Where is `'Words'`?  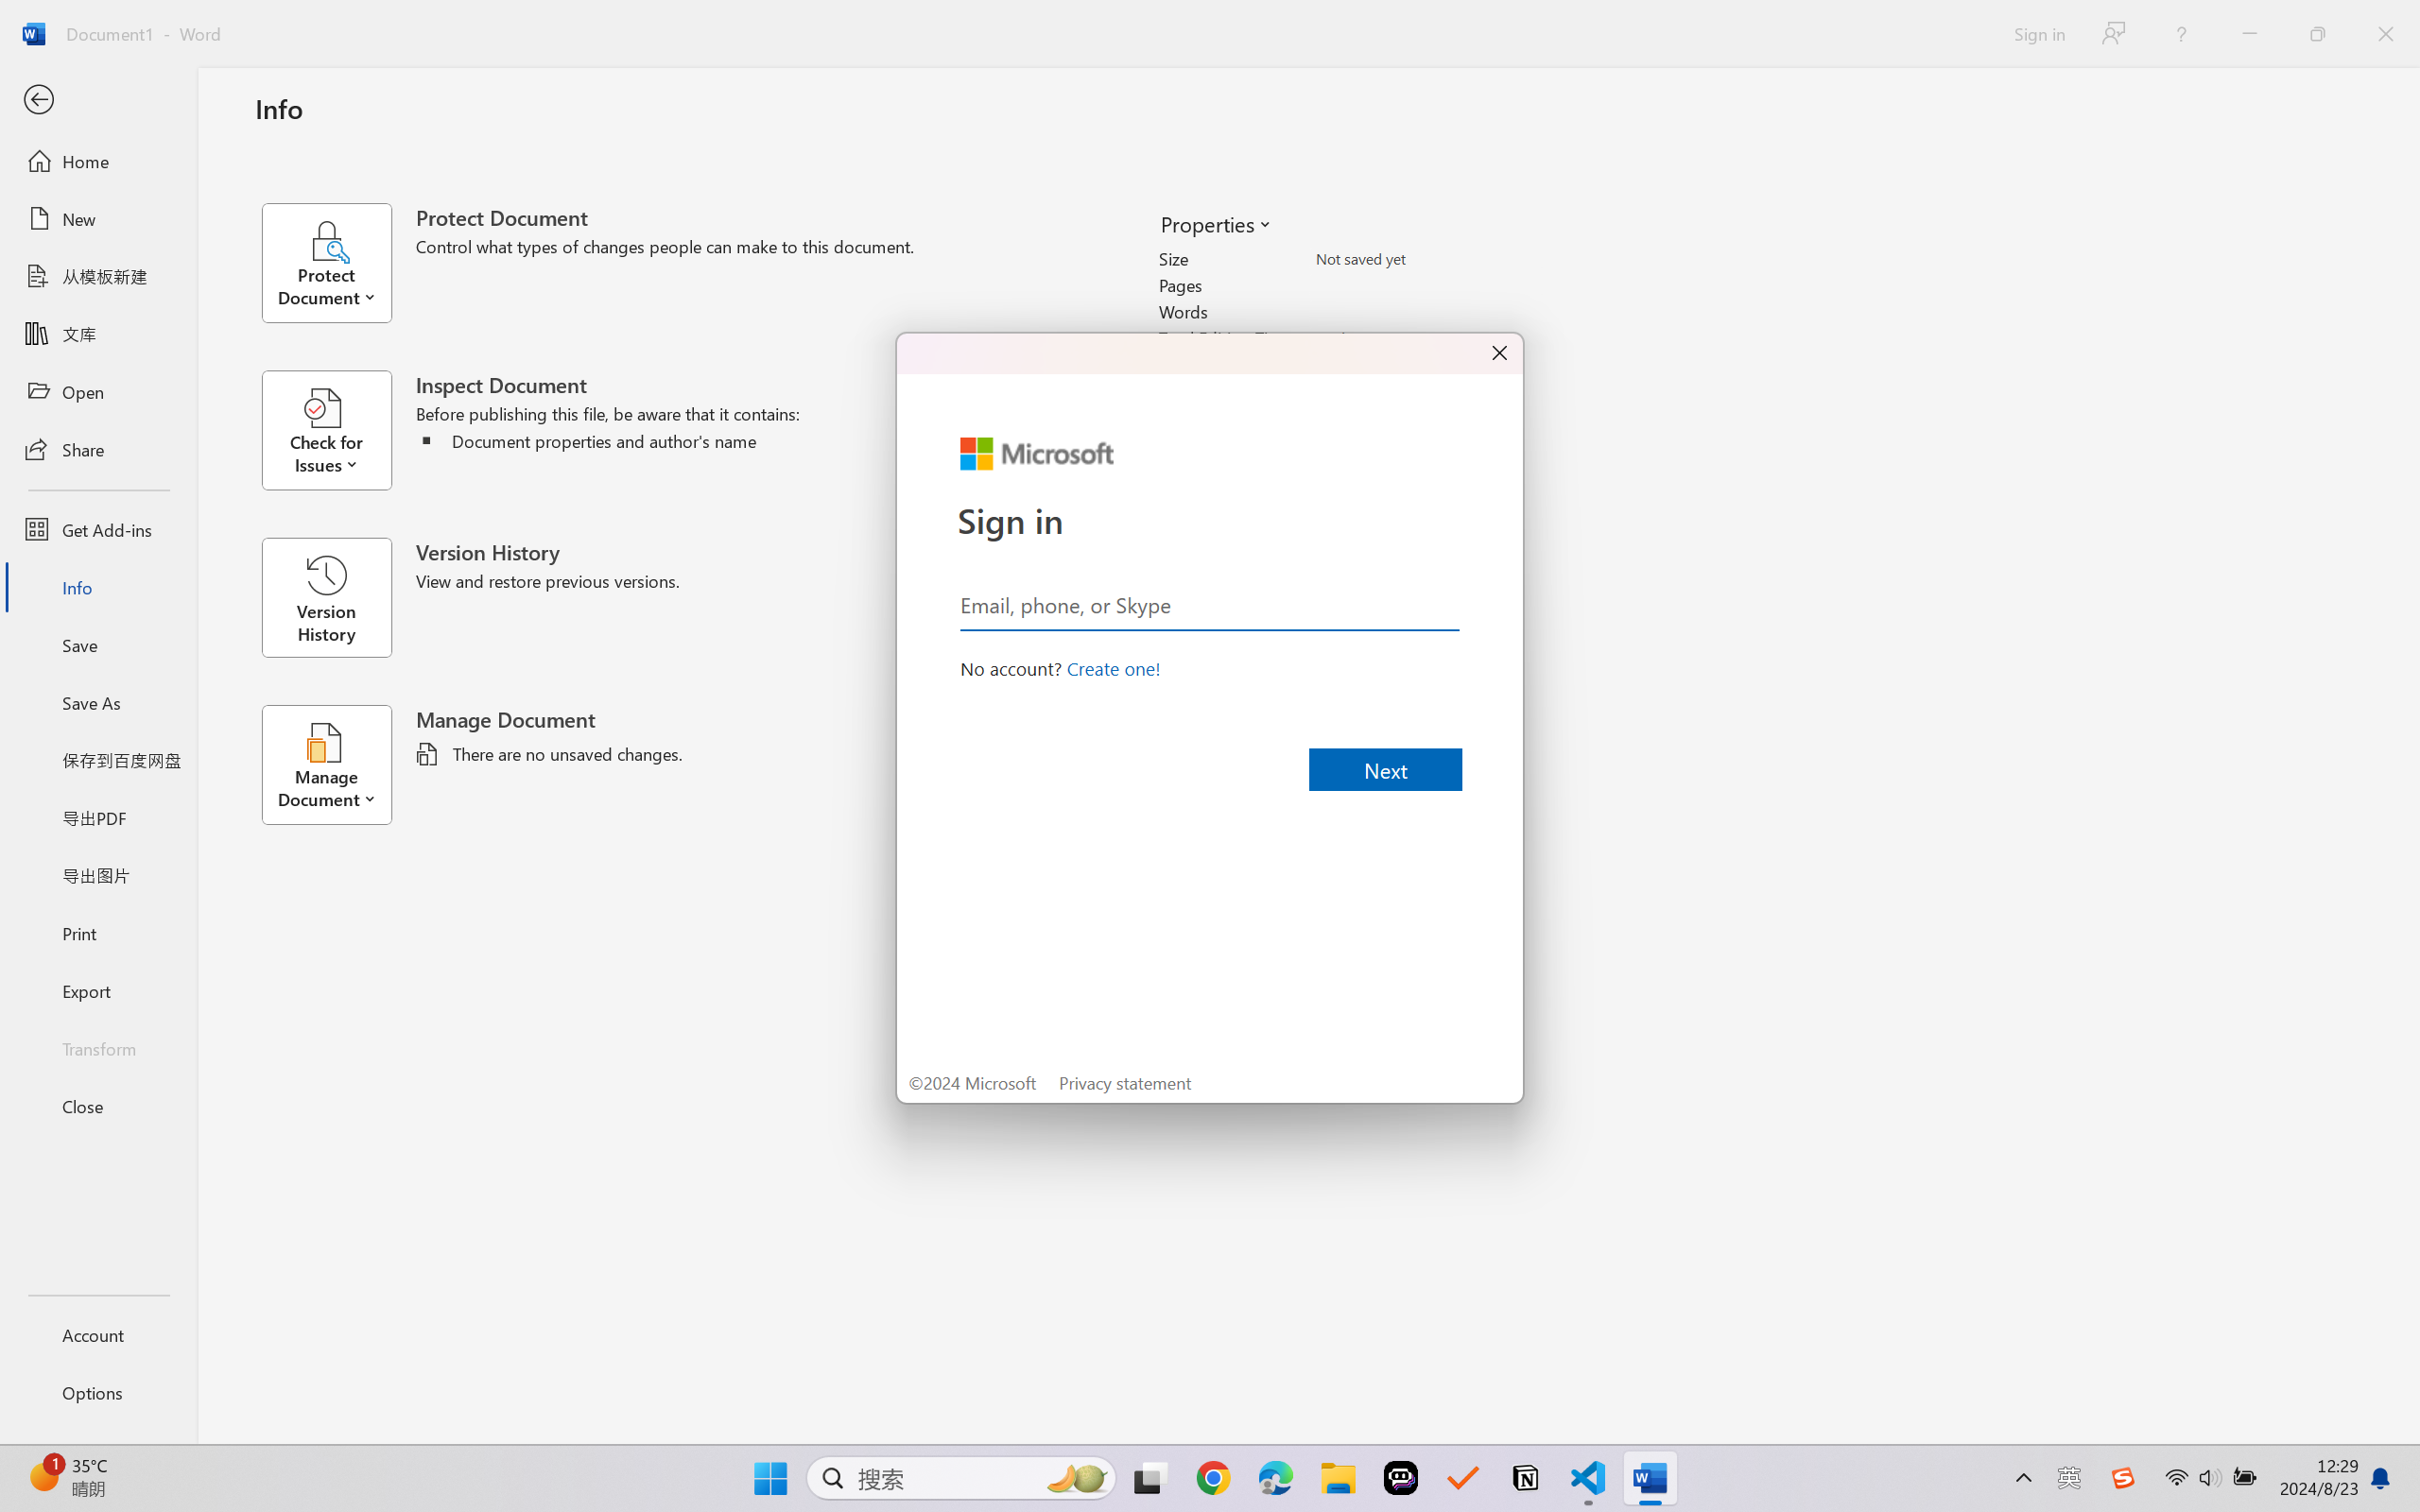 'Words' is located at coordinates (1426, 311).